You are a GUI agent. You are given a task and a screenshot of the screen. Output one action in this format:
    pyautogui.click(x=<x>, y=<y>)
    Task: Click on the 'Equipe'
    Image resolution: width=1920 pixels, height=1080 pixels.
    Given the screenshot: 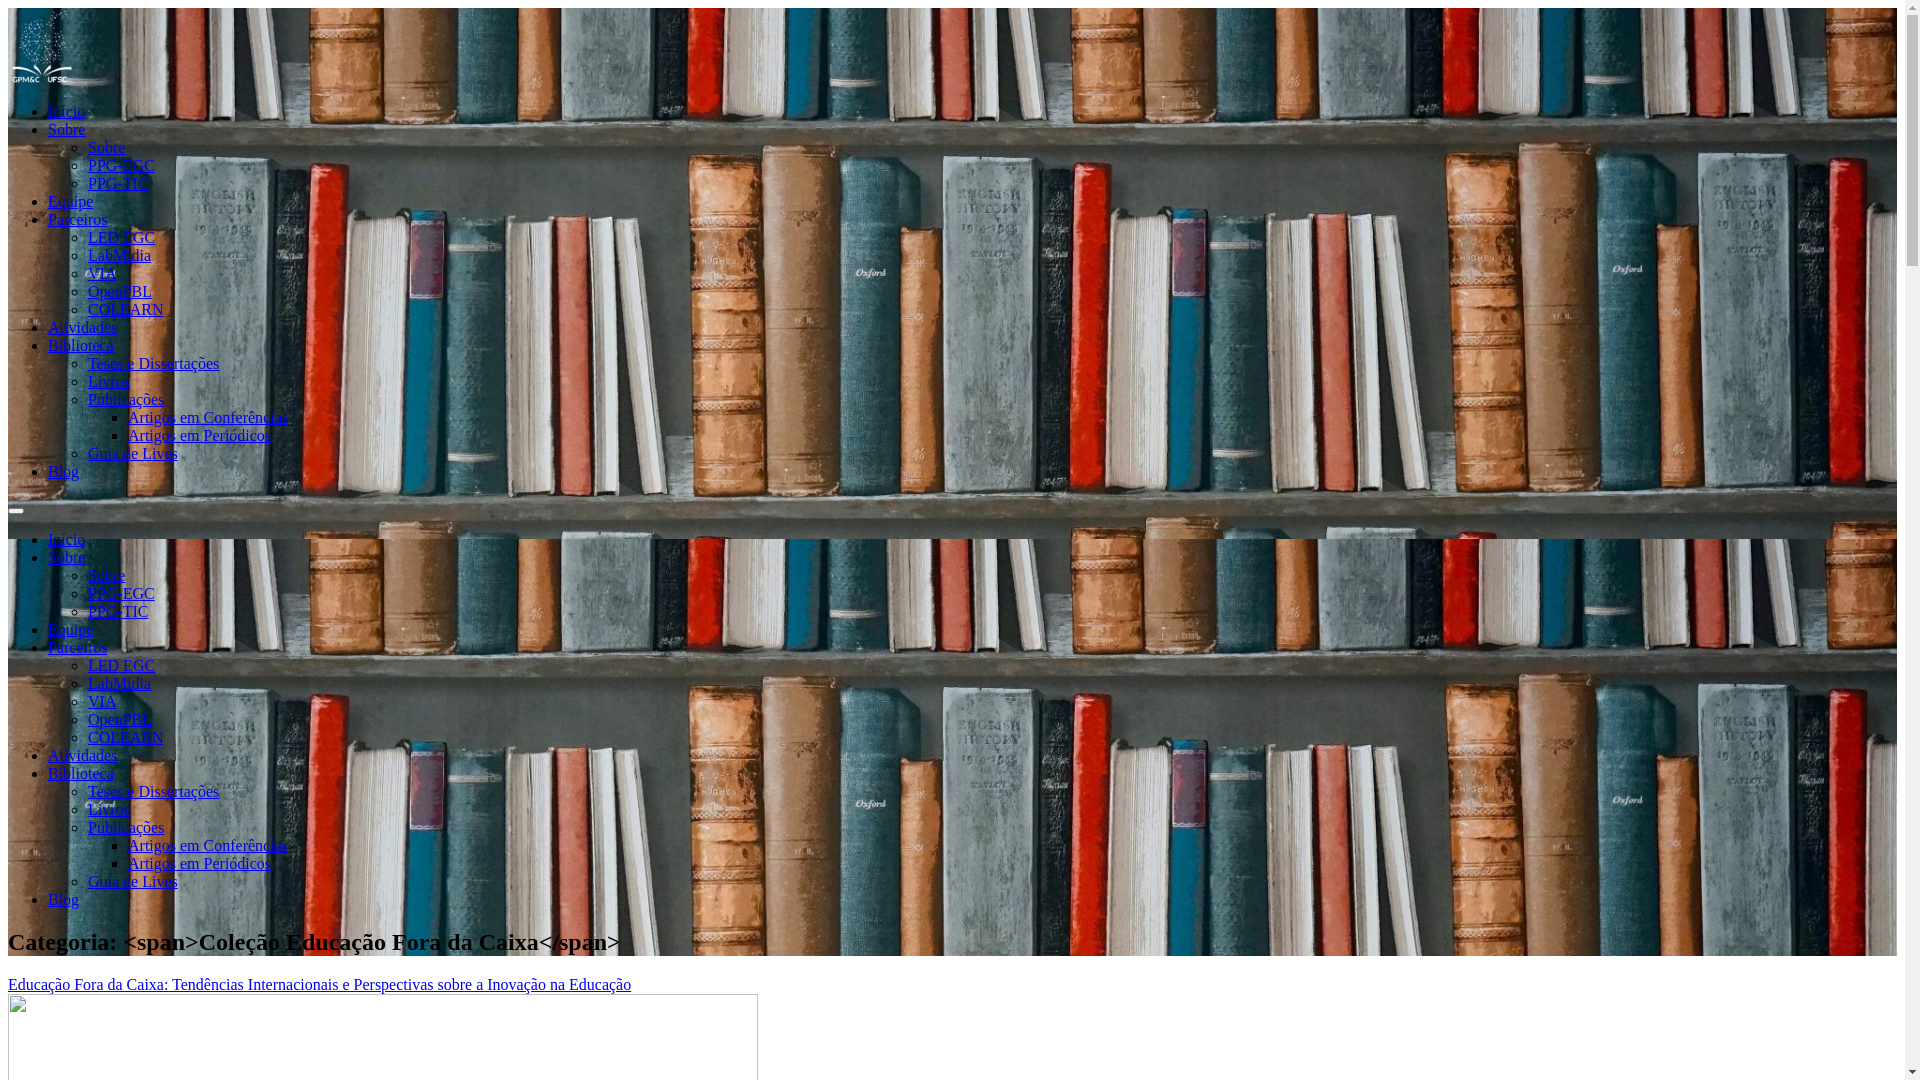 What is the action you would take?
    pyautogui.click(x=70, y=201)
    